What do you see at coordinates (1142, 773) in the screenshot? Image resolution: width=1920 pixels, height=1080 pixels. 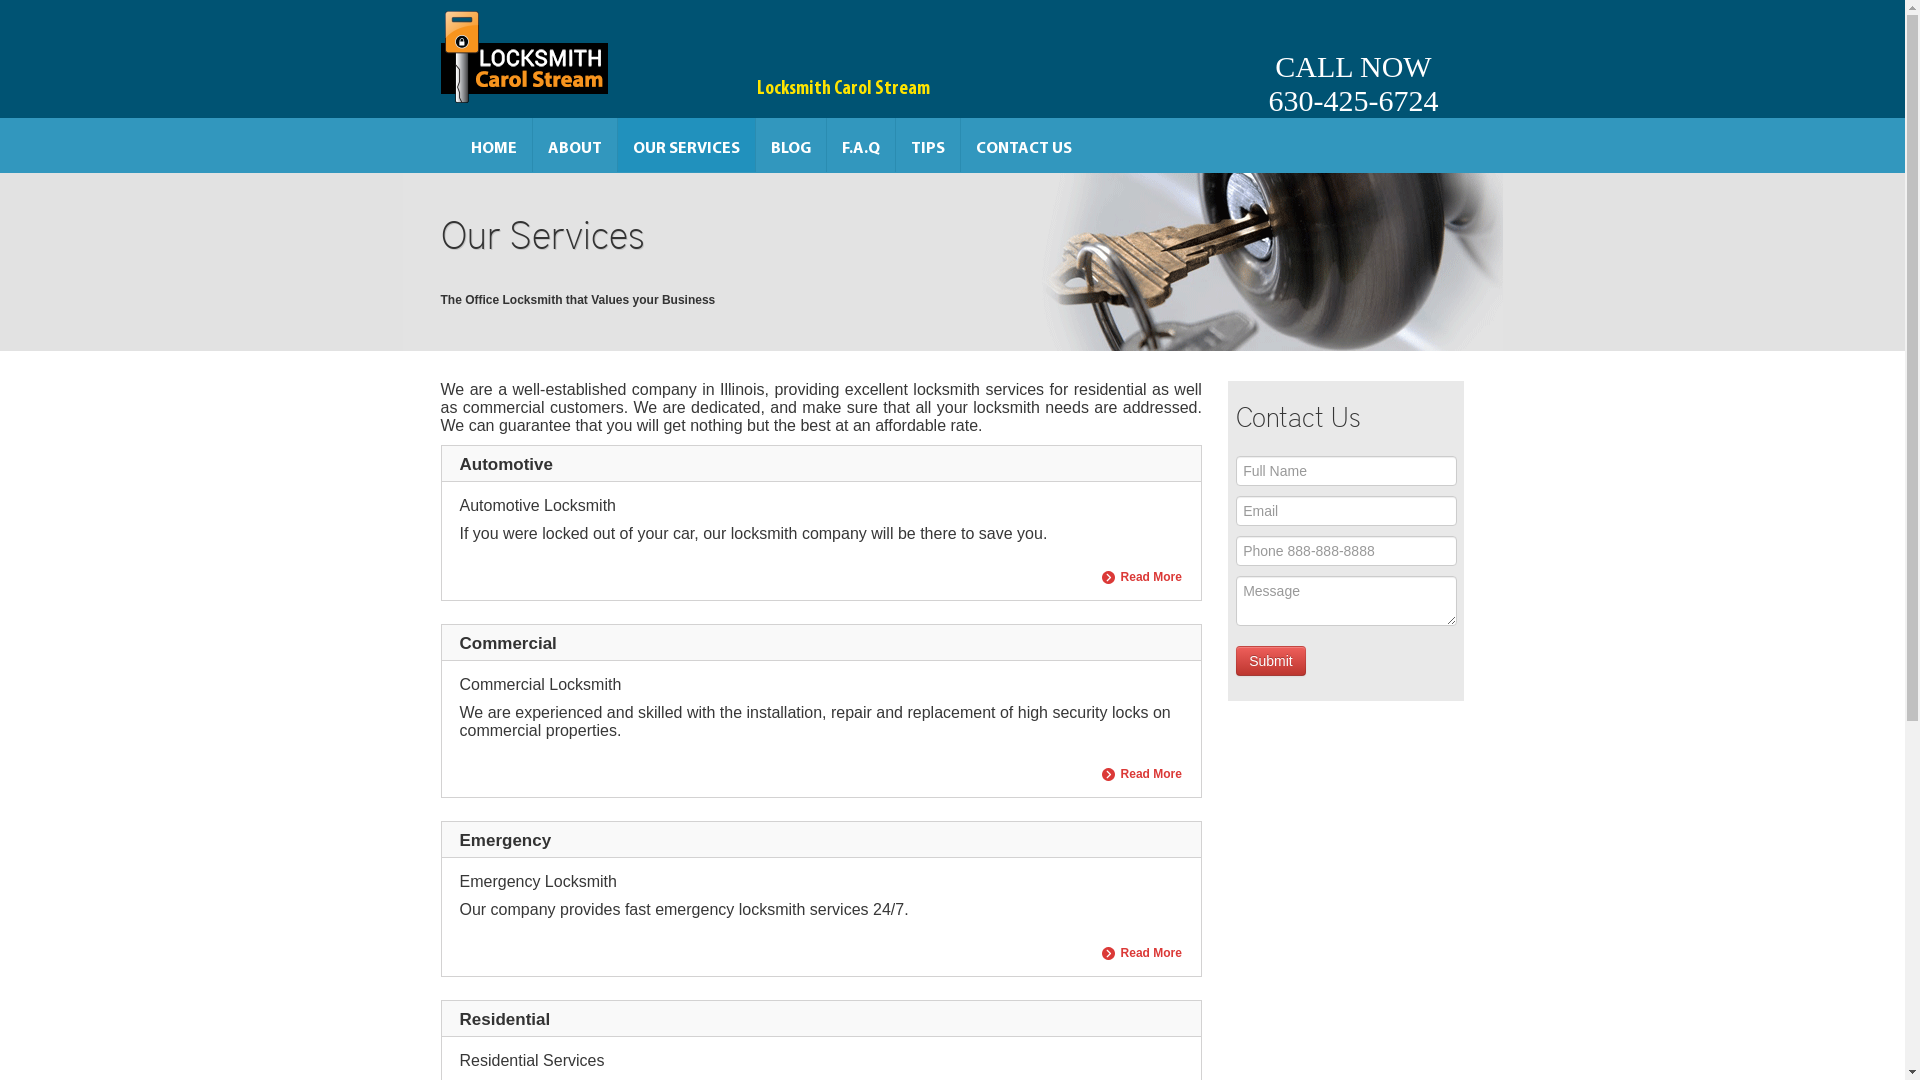 I see `'Read More'` at bounding box center [1142, 773].